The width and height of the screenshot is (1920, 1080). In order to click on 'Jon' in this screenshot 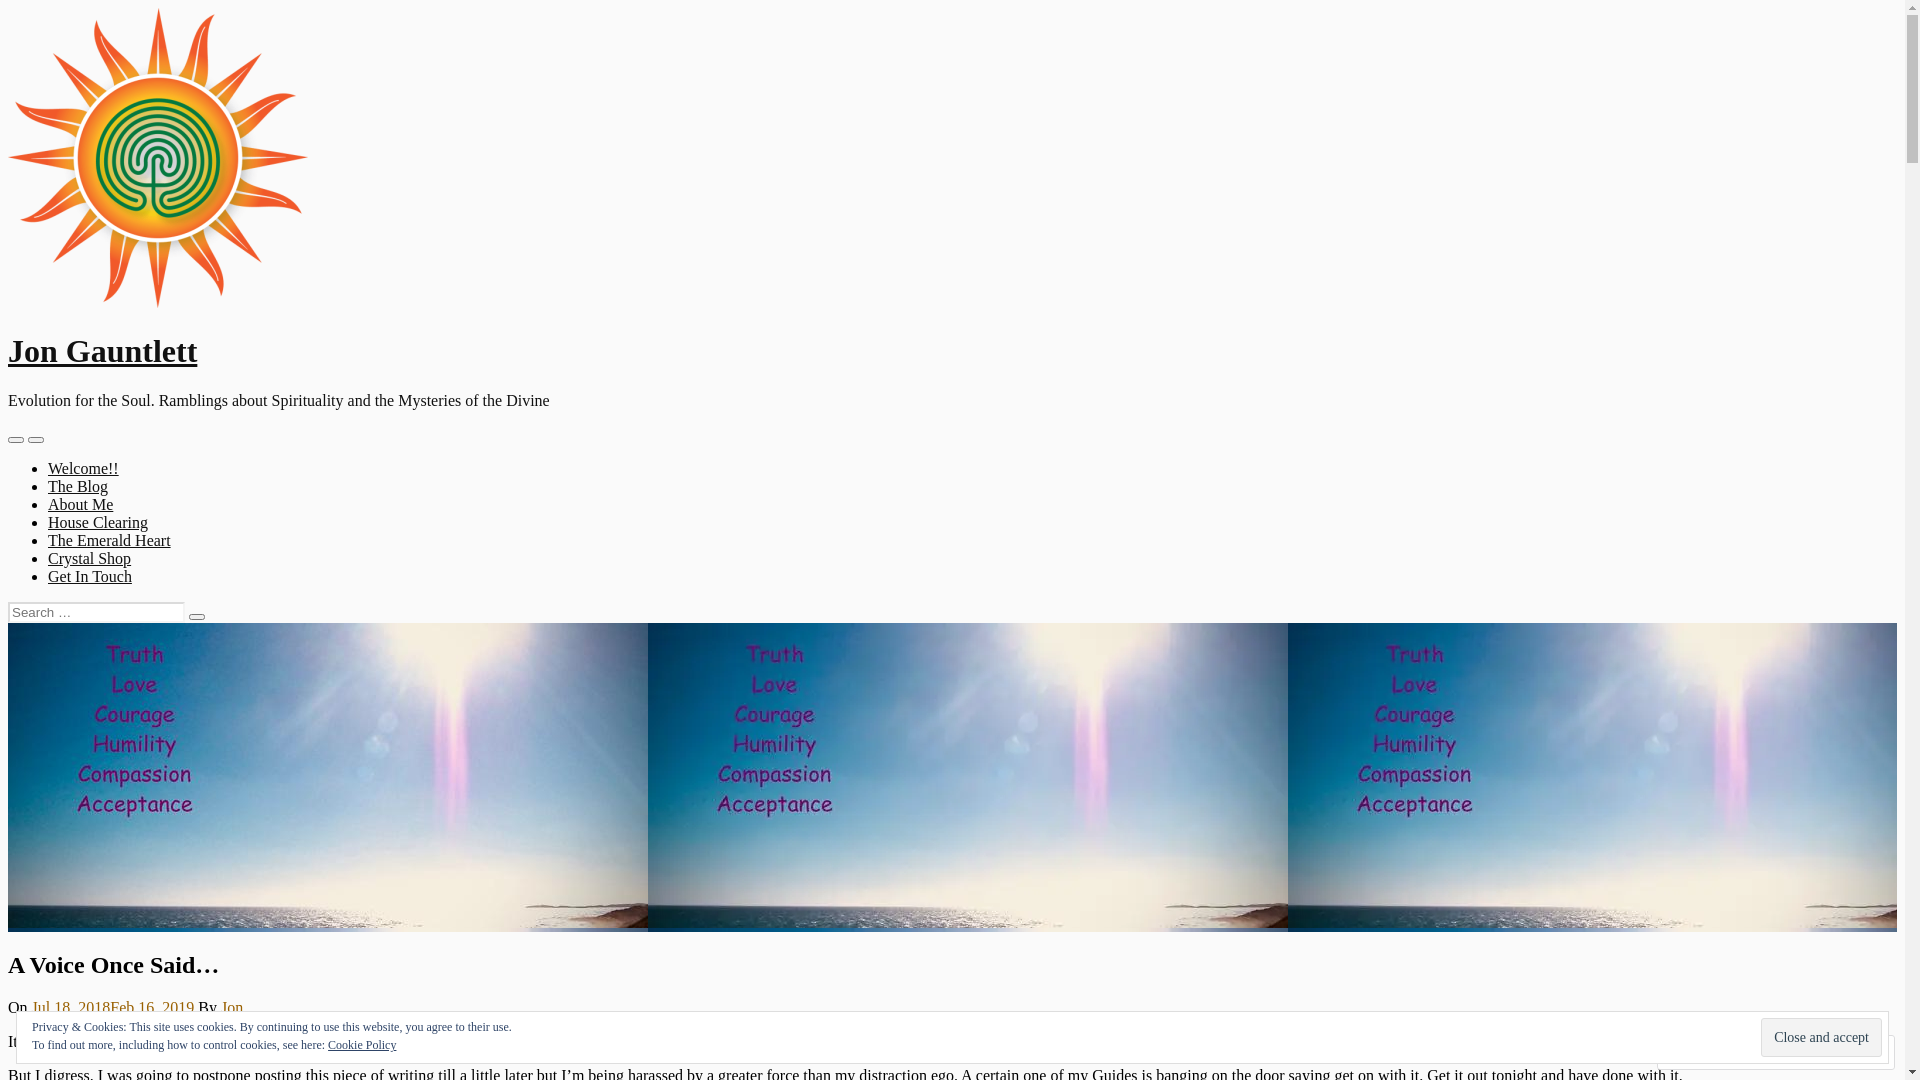, I will do `click(231, 1007)`.